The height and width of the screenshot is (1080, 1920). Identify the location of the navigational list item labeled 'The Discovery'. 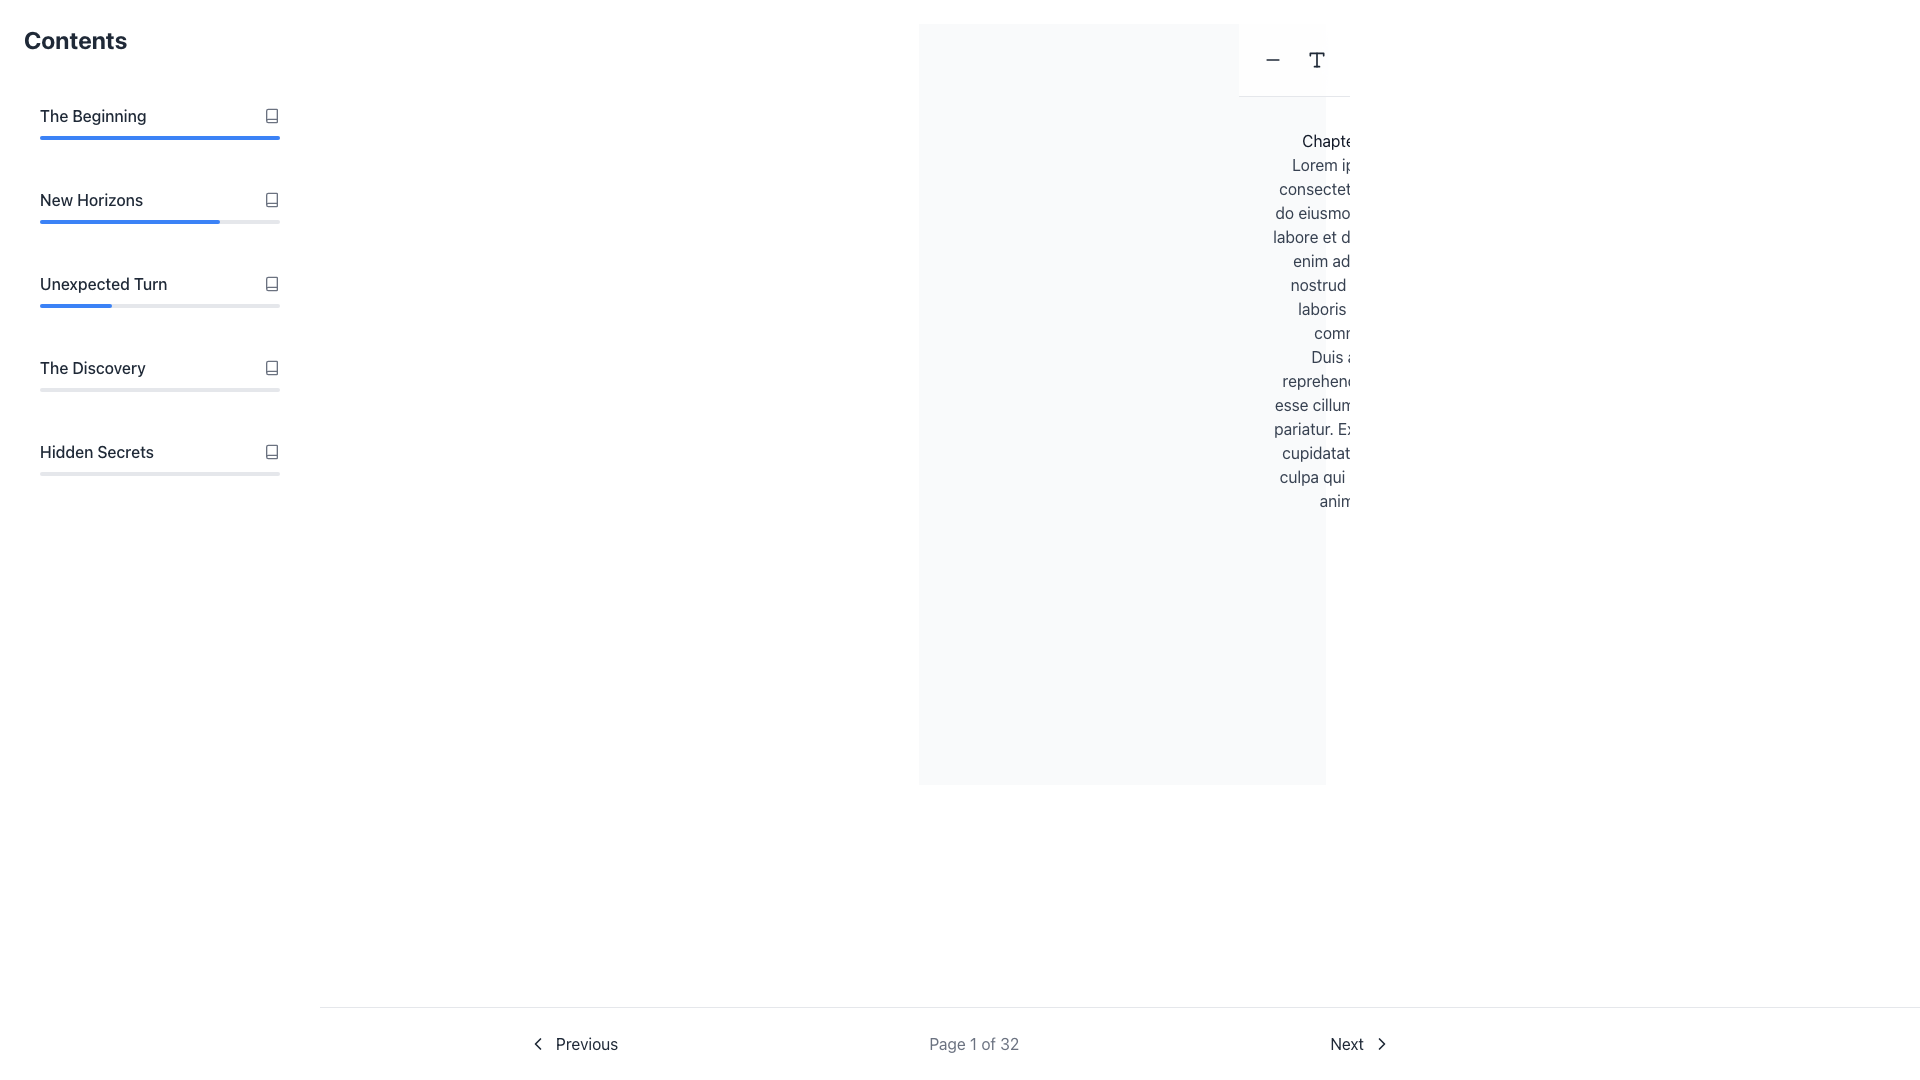
(158, 374).